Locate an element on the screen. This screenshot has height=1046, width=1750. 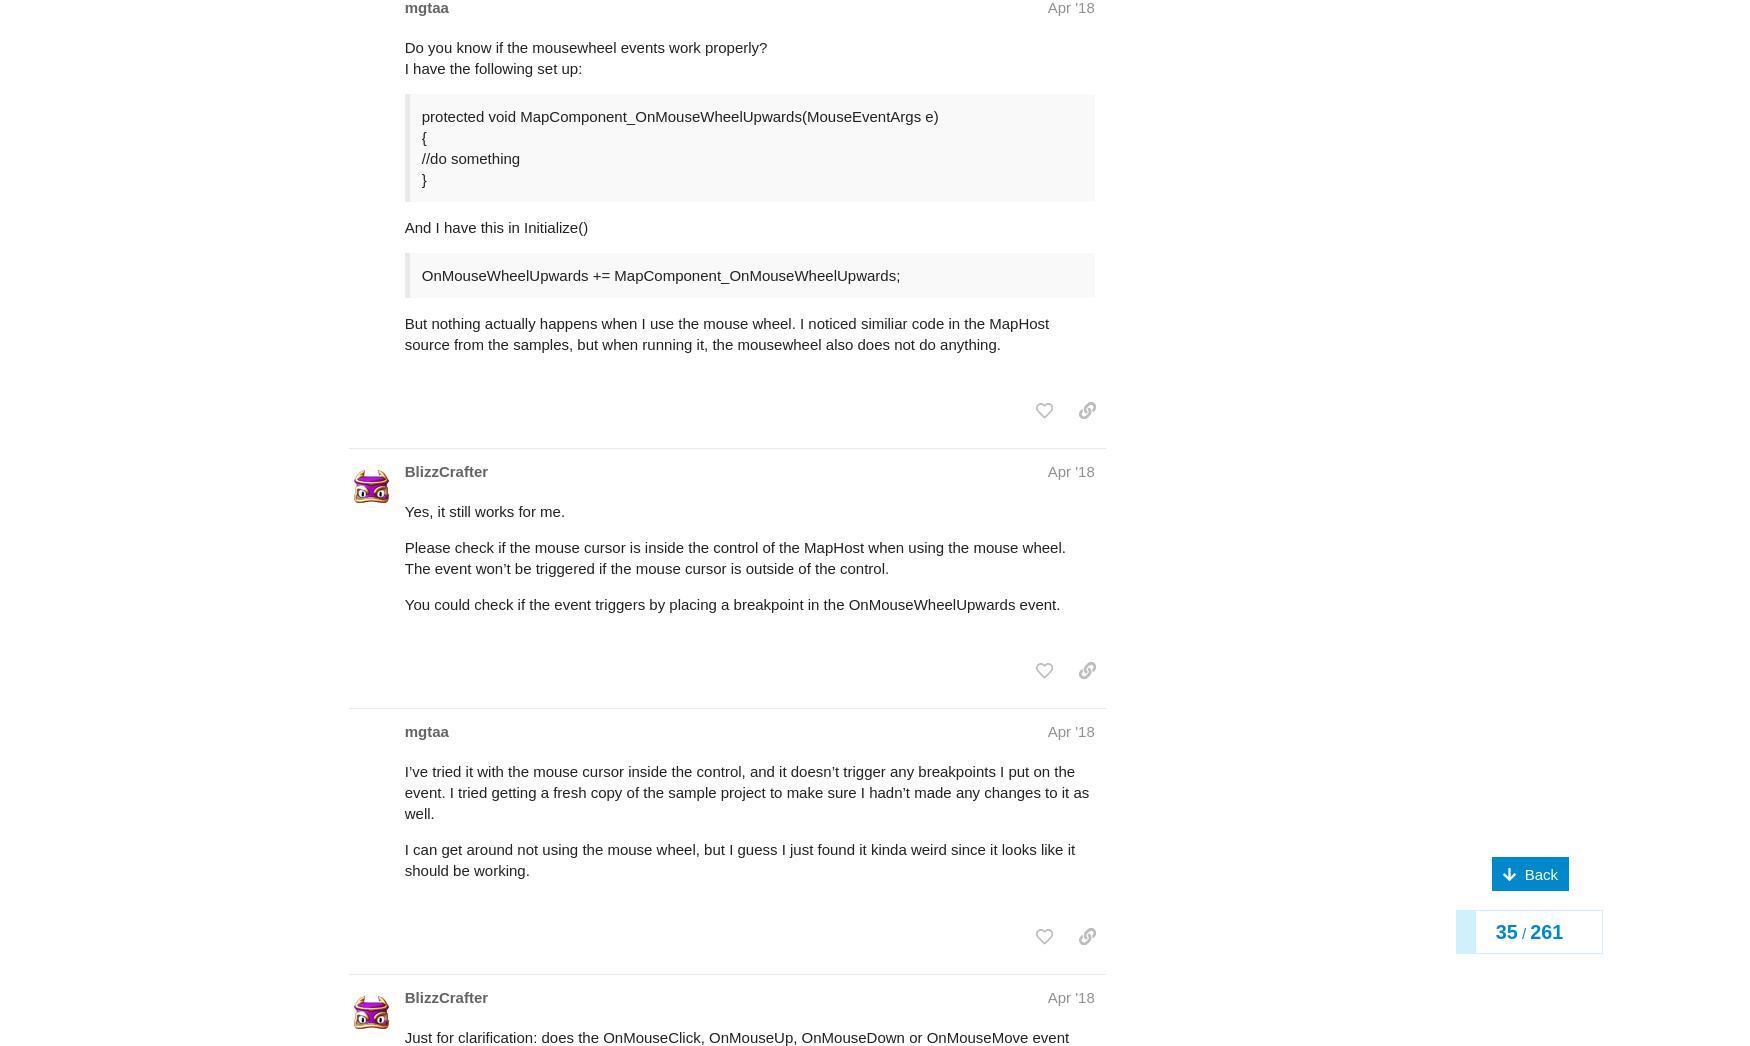
'//do something' is located at coordinates (420, 79).